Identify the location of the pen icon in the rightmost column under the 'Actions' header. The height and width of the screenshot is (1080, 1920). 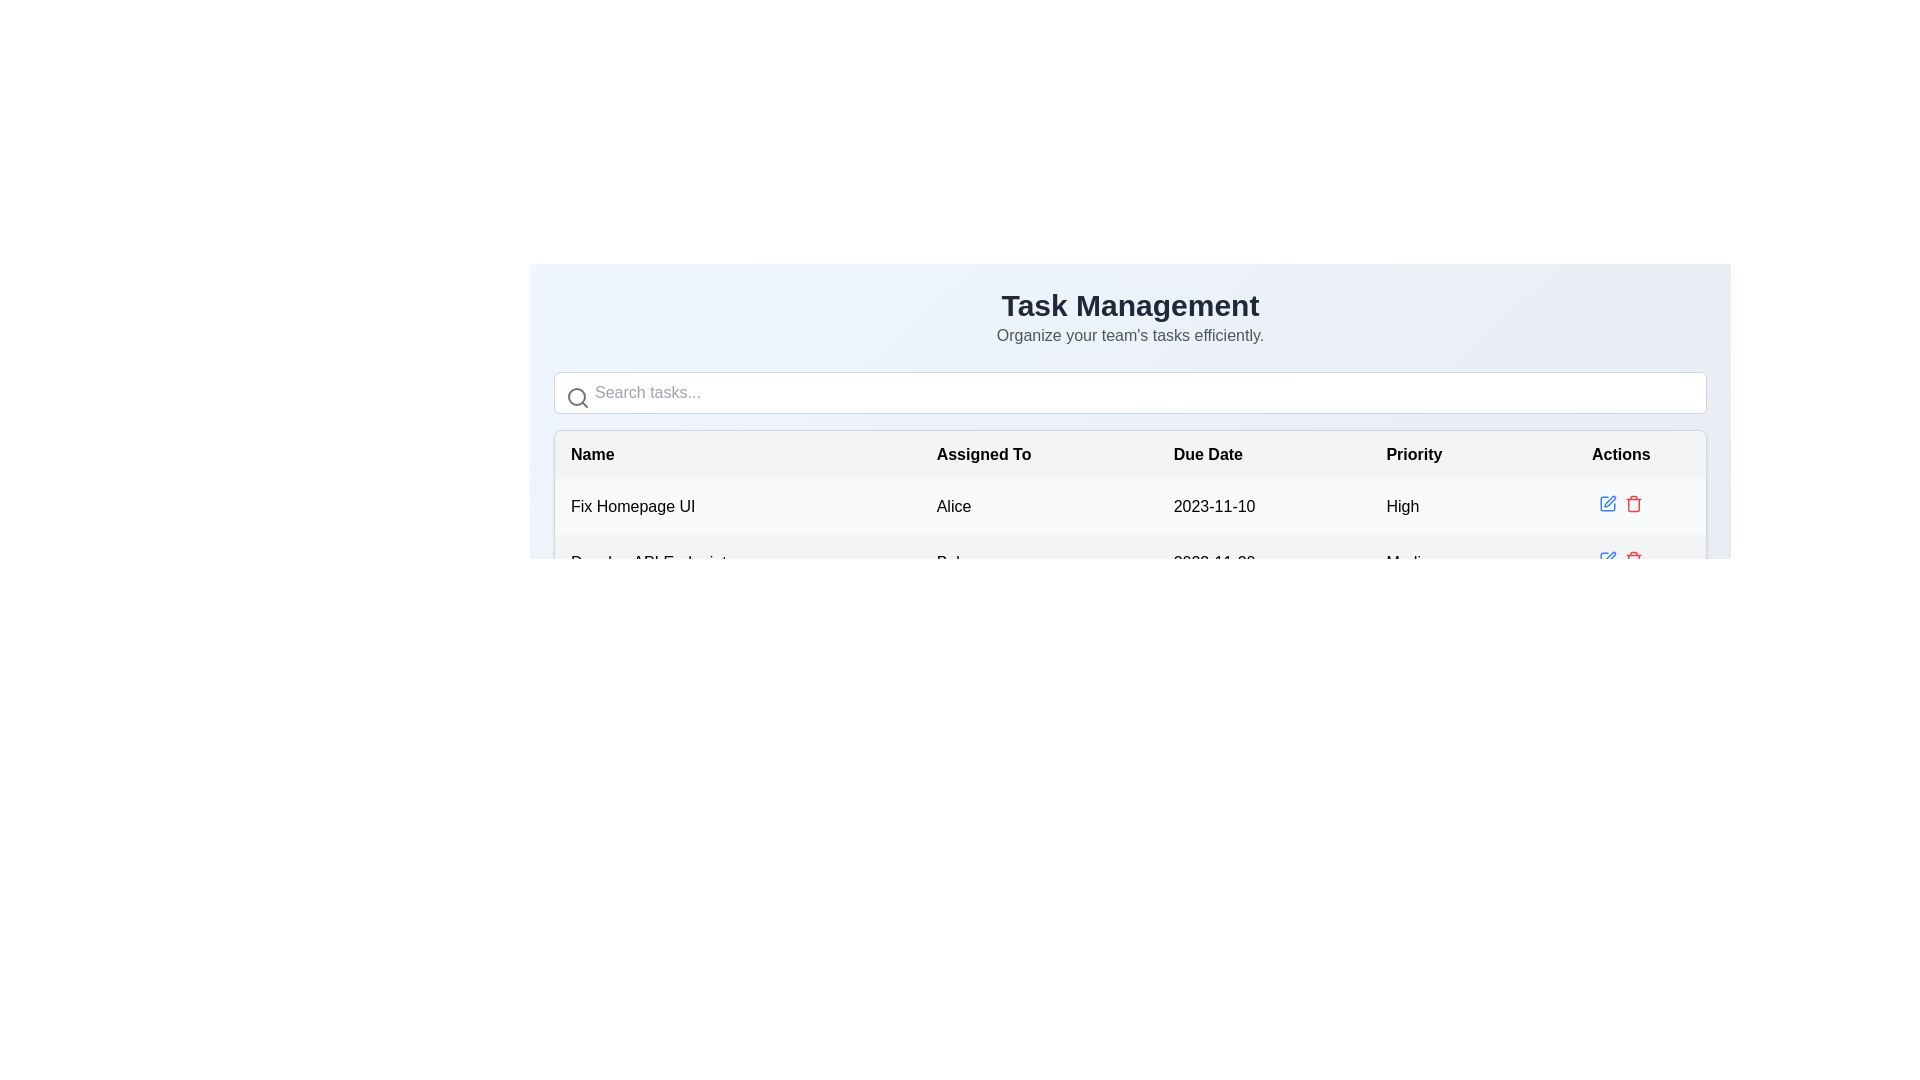
(1610, 500).